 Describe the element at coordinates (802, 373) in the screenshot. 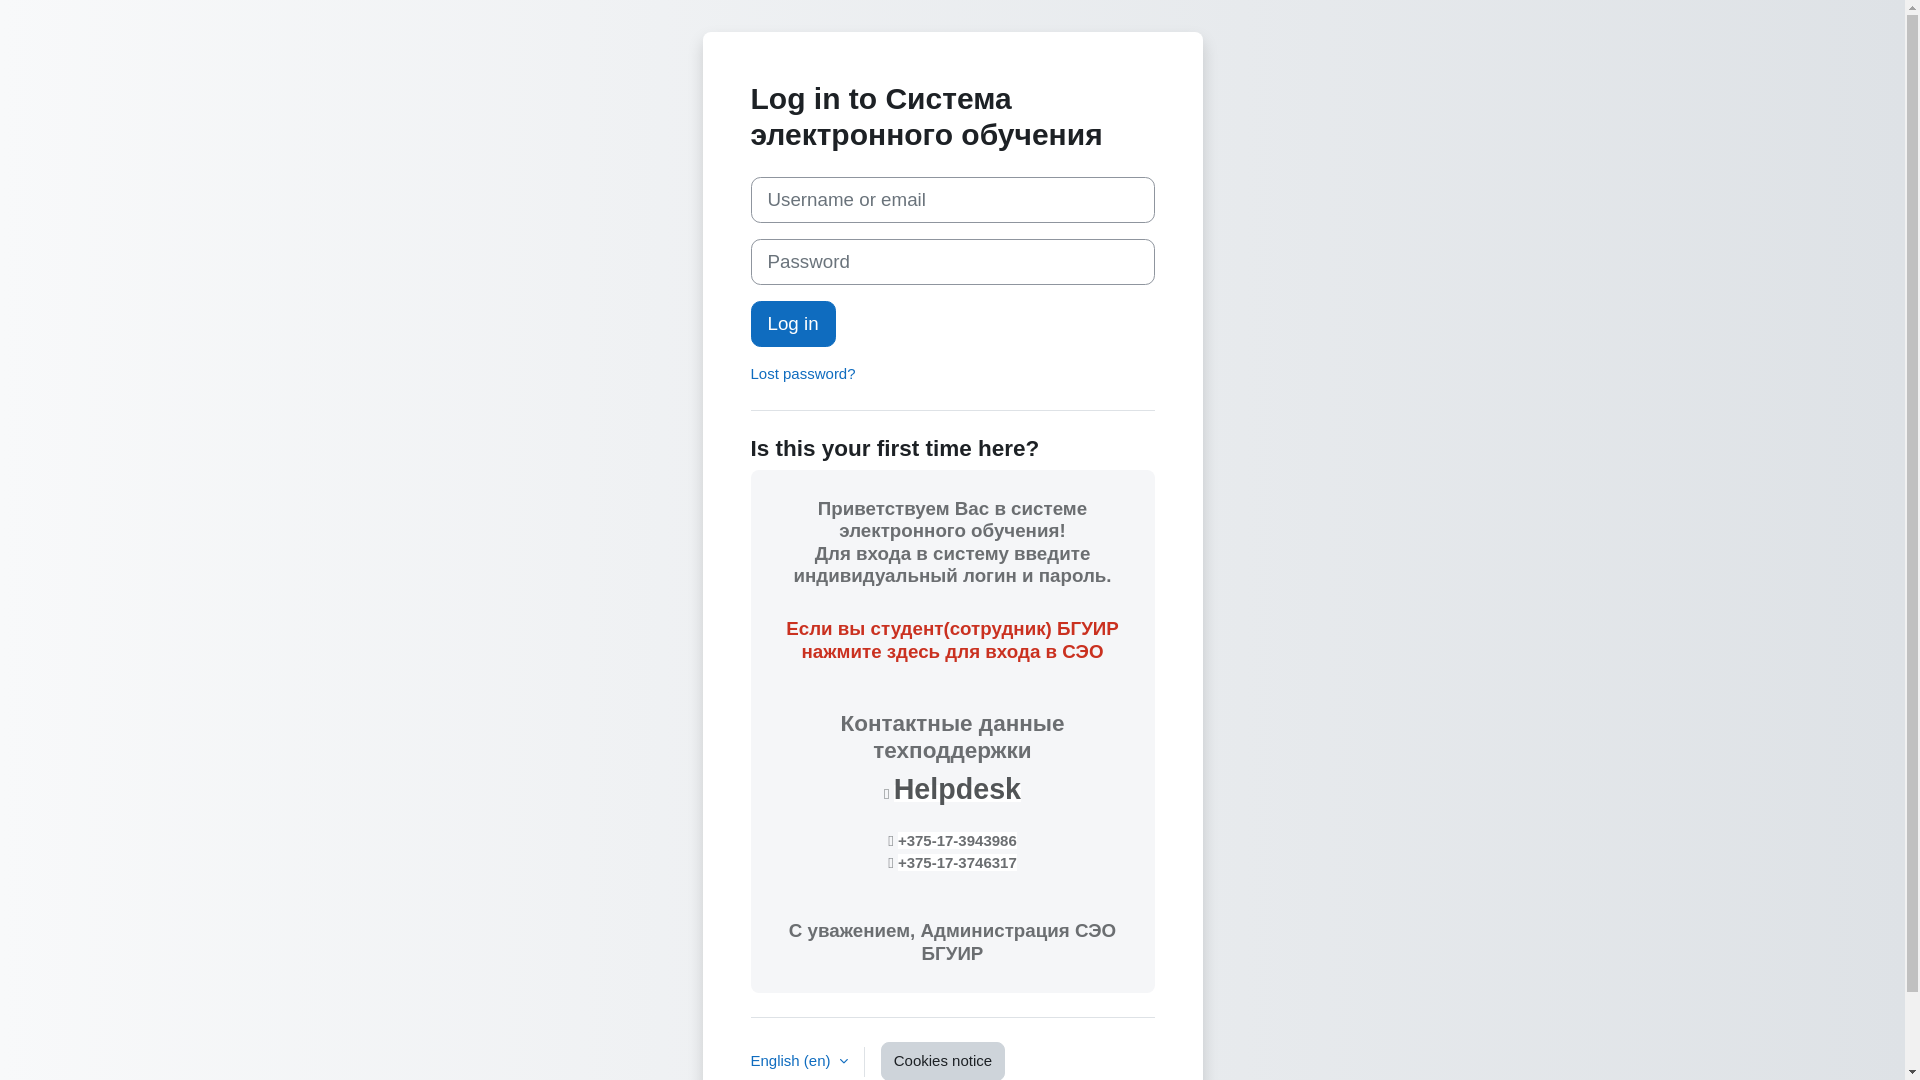

I see `'Lost password?'` at that location.